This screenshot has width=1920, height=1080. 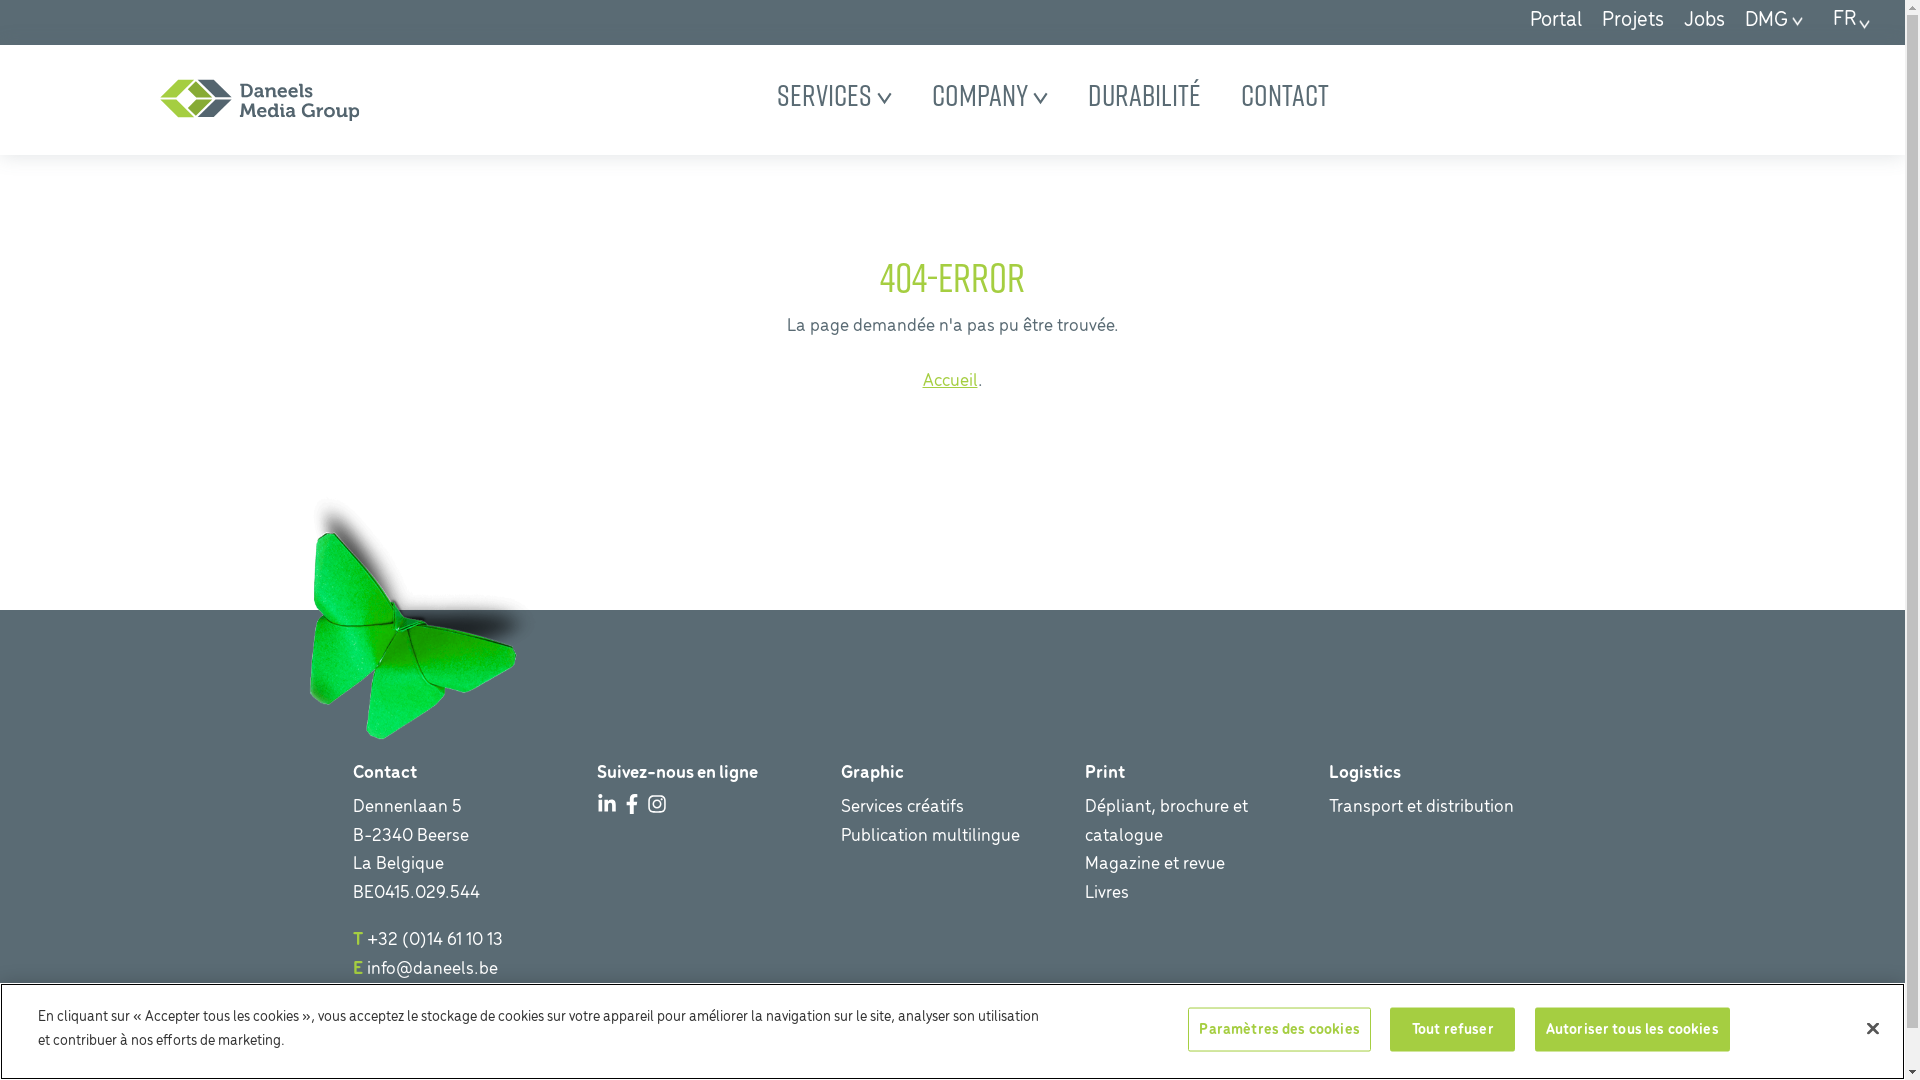 I want to click on 'Accueil', so click(x=948, y=381).